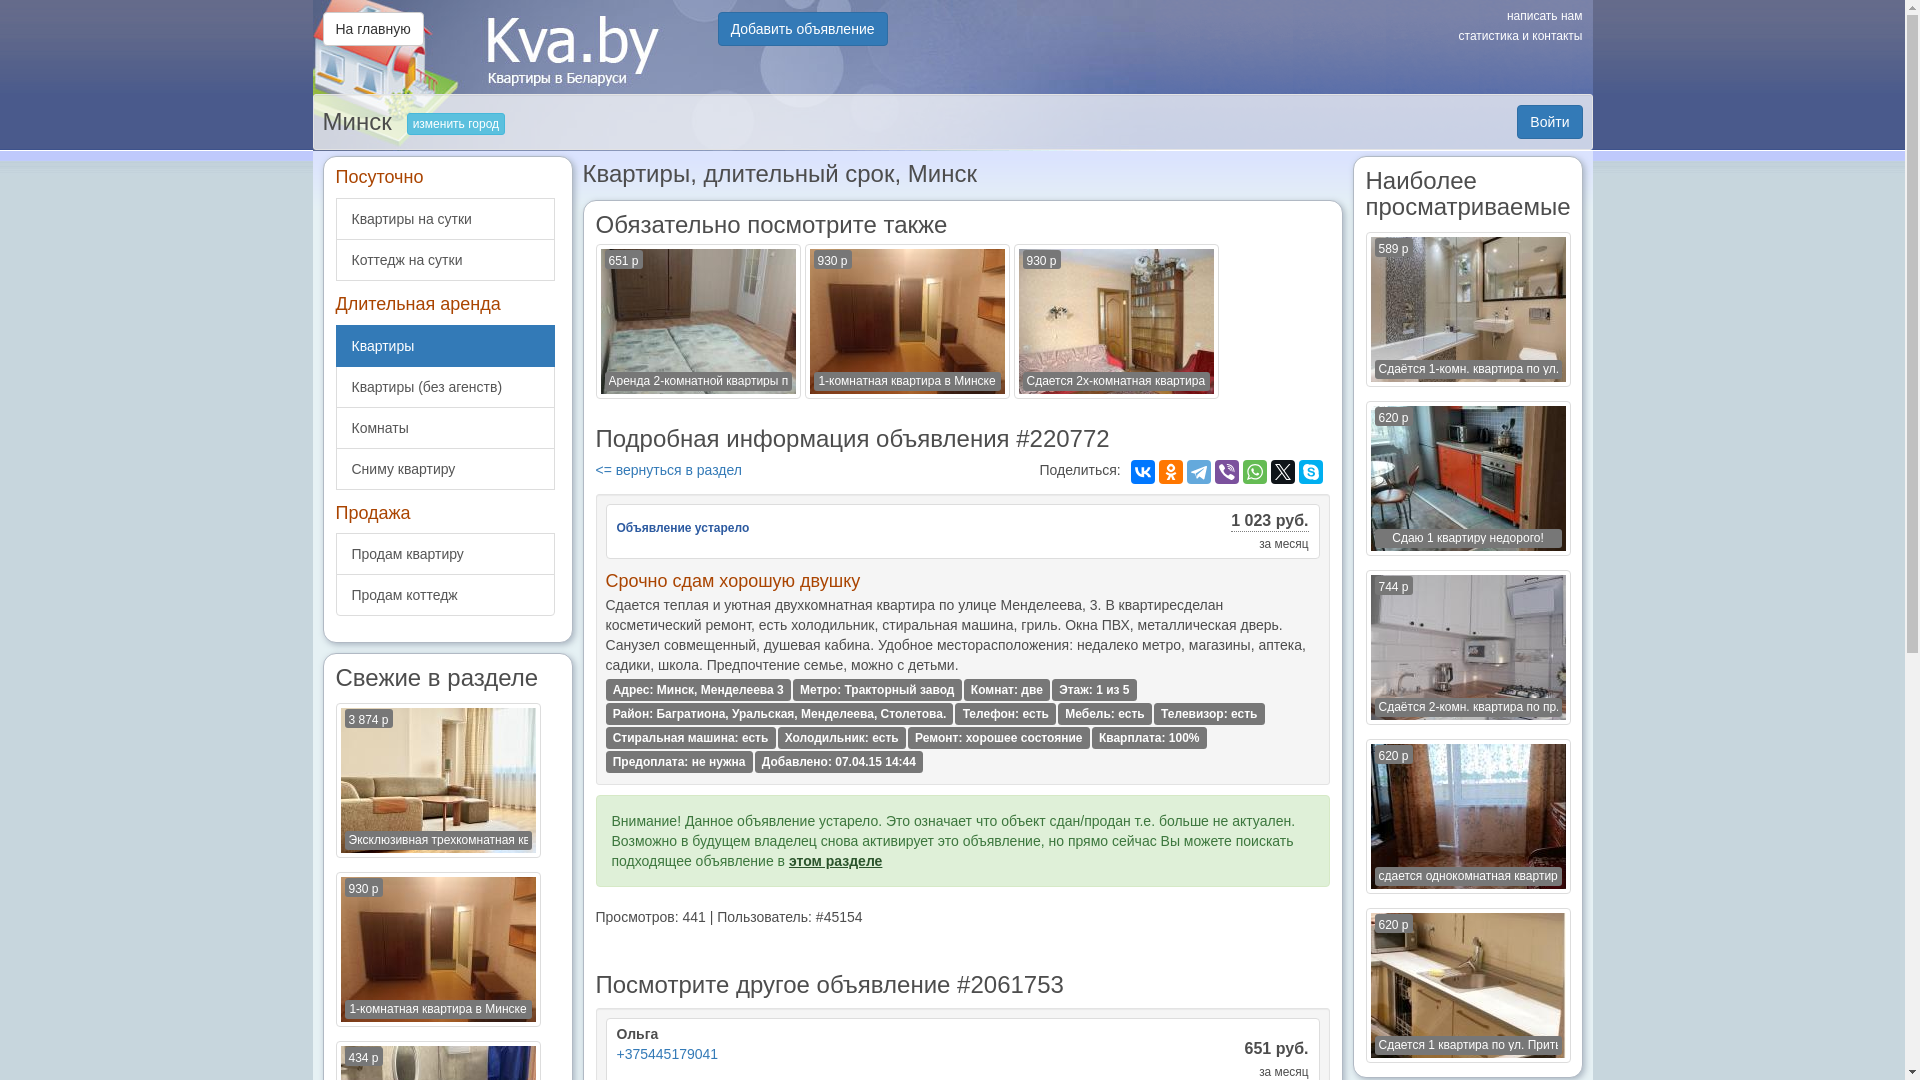 The width and height of the screenshot is (1920, 1080). Describe the element at coordinates (1282, 471) in the screenshot. I see `'Twitter'` at that location.